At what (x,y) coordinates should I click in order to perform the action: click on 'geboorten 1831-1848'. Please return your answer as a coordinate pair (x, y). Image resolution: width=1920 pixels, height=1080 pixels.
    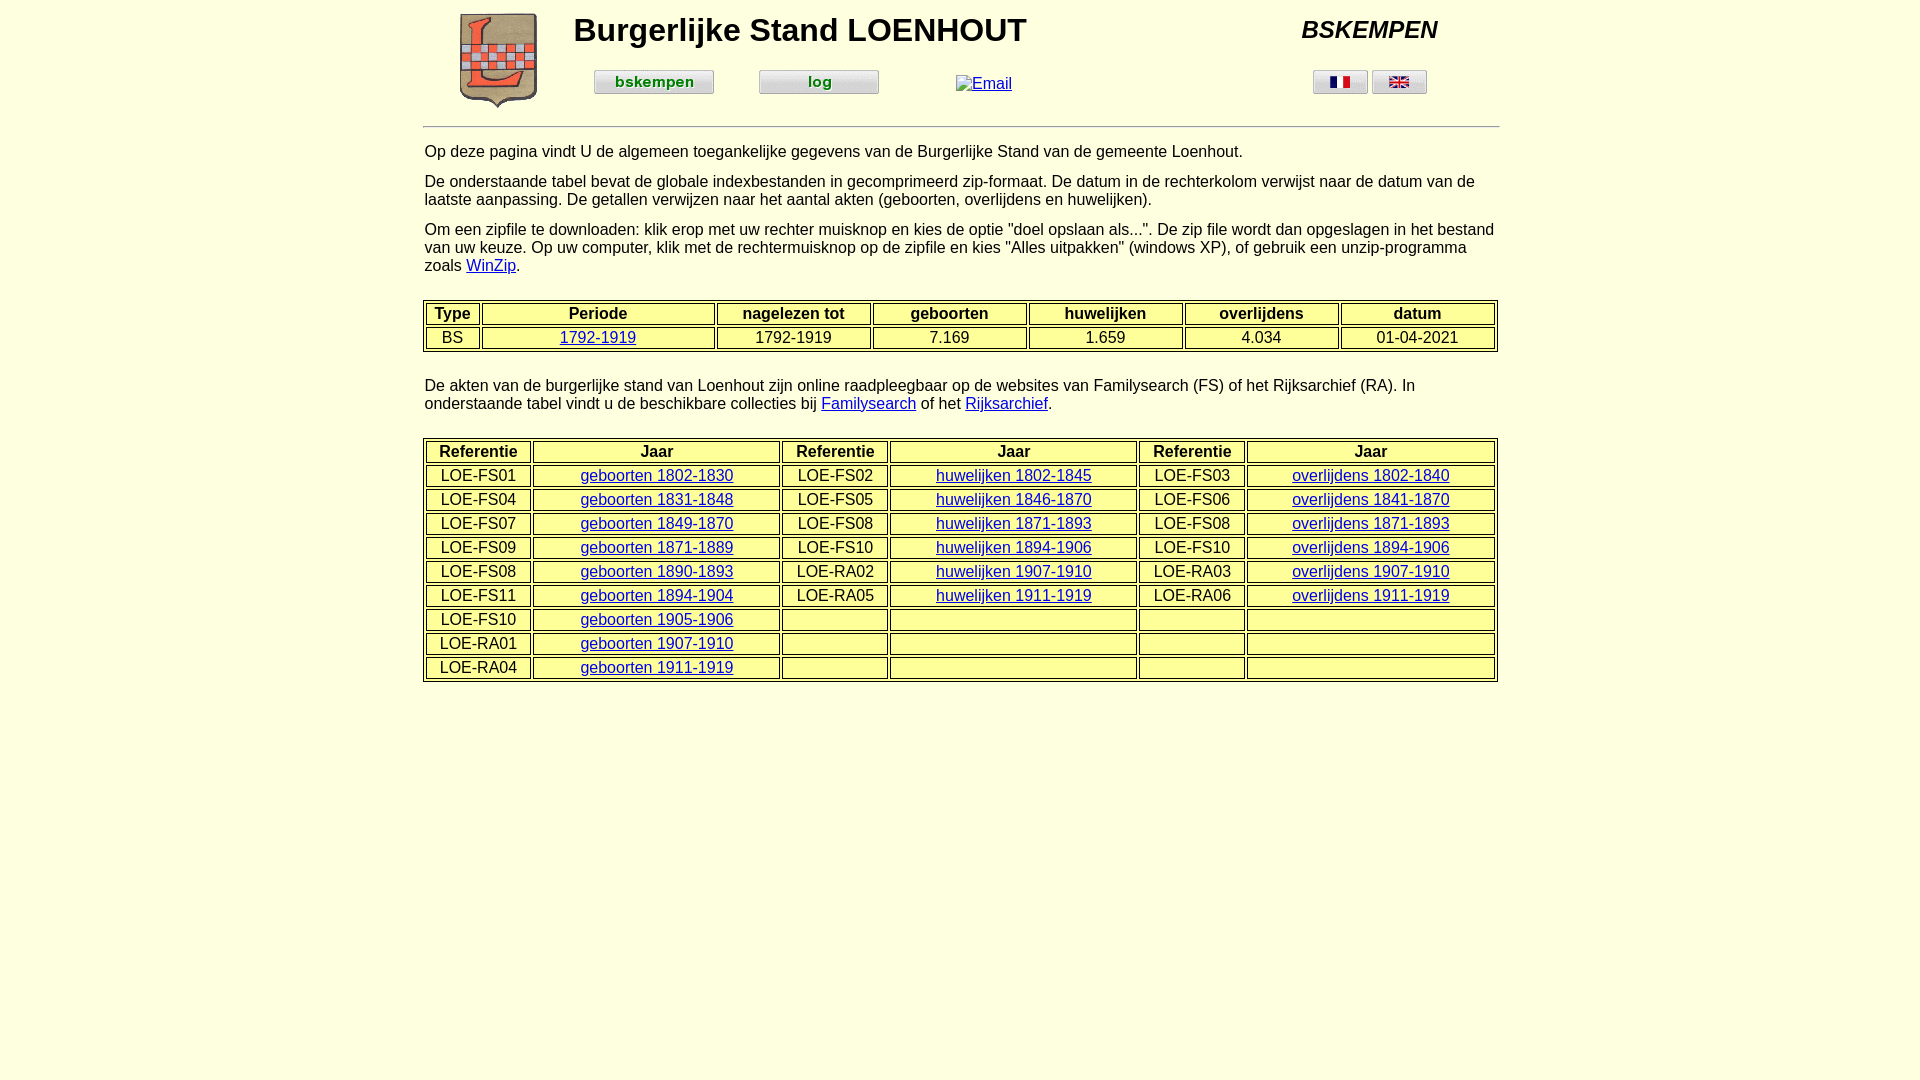
    Looking at the image, I should click on (579, 498).